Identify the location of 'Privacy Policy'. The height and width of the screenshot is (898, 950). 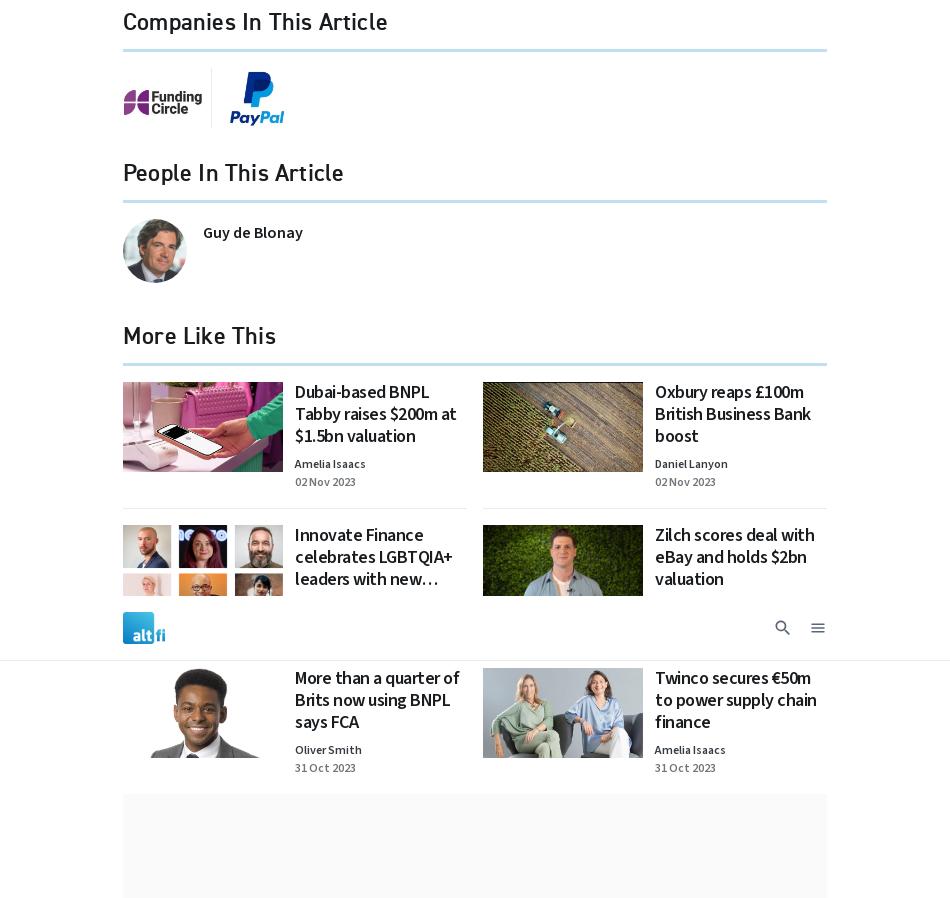
(339, 79).